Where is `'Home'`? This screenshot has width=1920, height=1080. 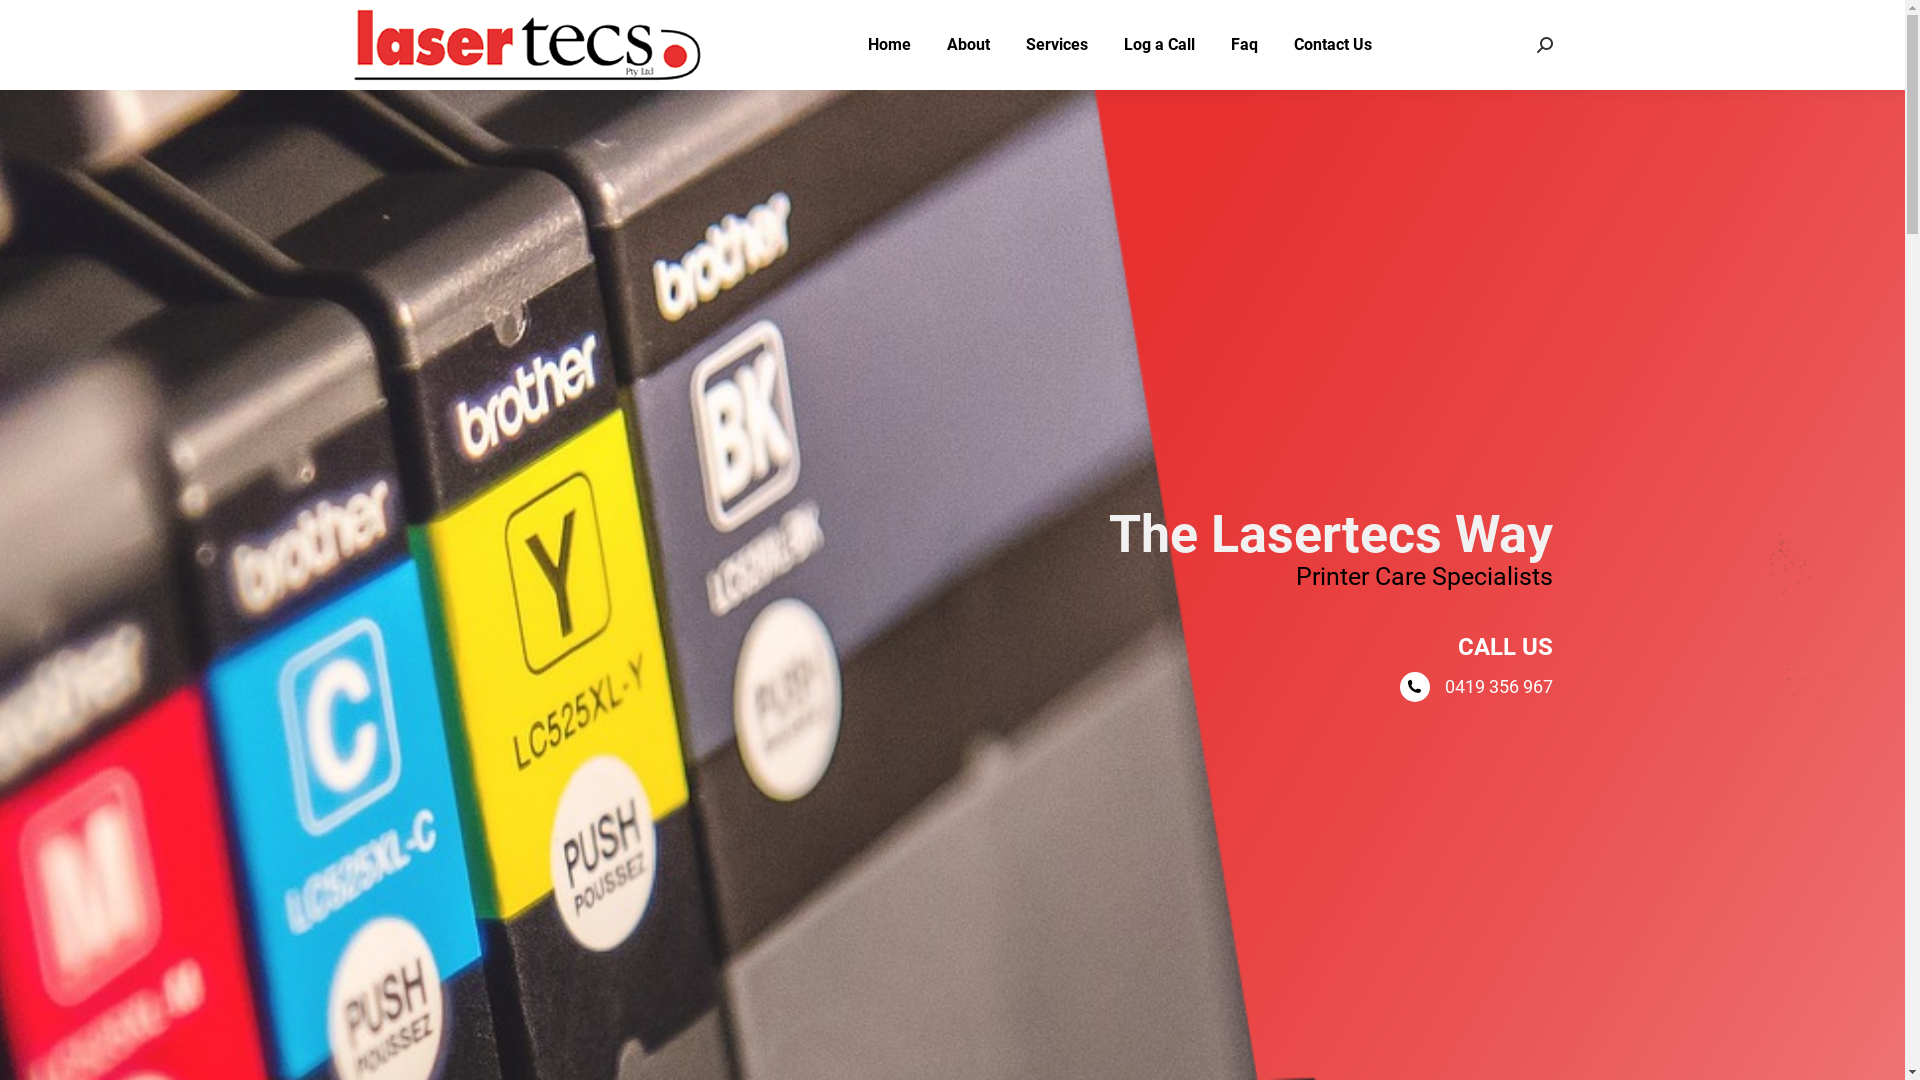 'Home' is located at coordinates (864, 45).